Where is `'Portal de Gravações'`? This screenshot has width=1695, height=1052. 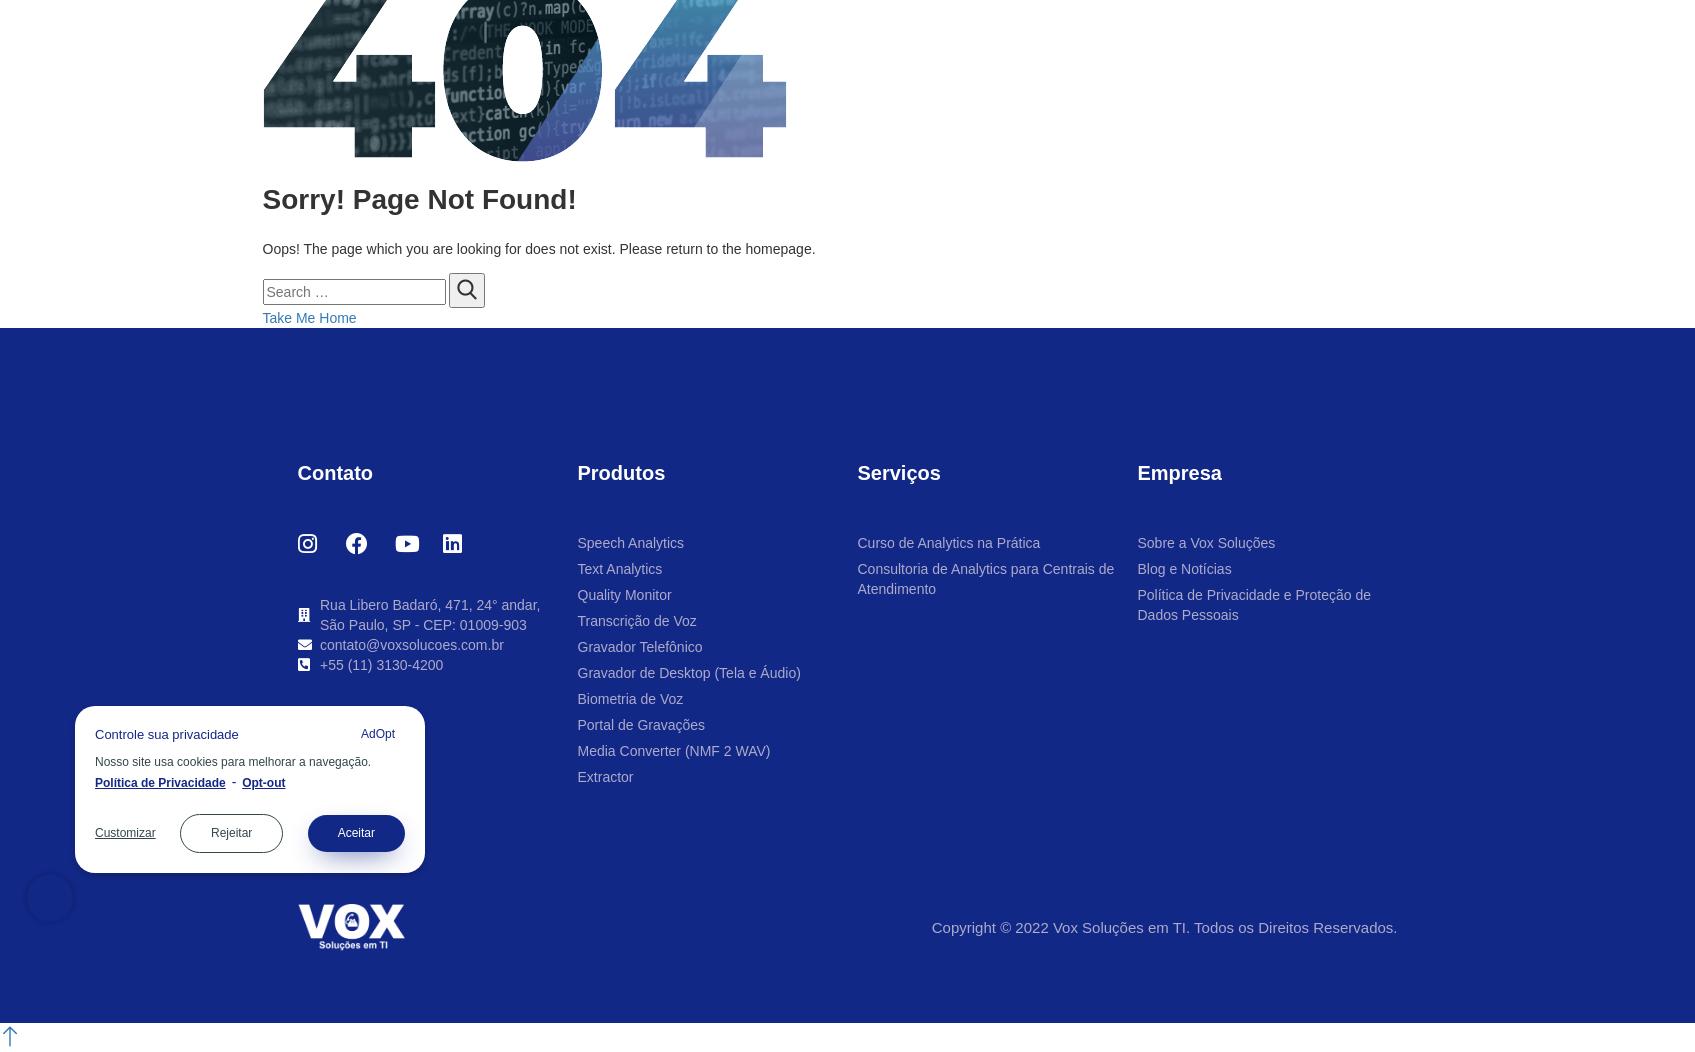
'Portal de Gravações' is located at coordinates (640, 723).